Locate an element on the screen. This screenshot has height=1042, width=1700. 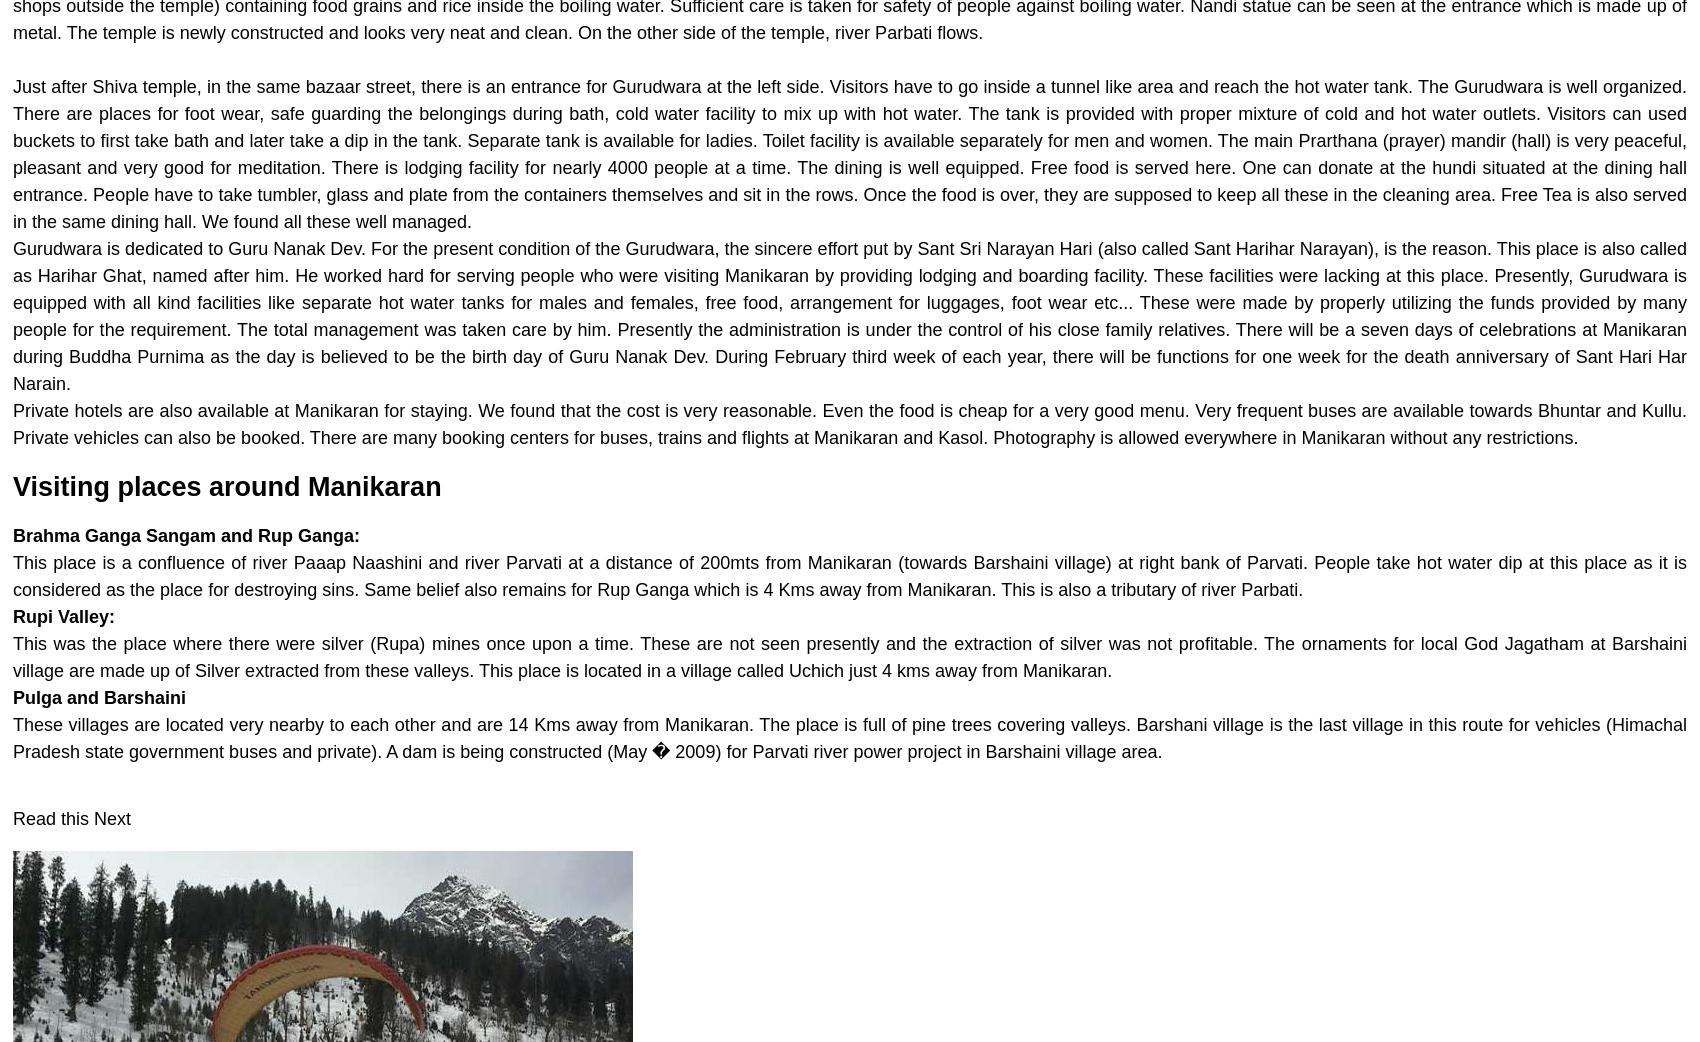
'This was the place where there were silver (Rupa) mines once upon a time. These are not seen presently and the extraction of silver was not profitable. The ornaments for local God Jagatham at Barshaini village are made up of Silver extracted from these valleys. This place is located in a village called Uchich just 4 kms away from Manikaran.' is located at coordinates (850, 657).